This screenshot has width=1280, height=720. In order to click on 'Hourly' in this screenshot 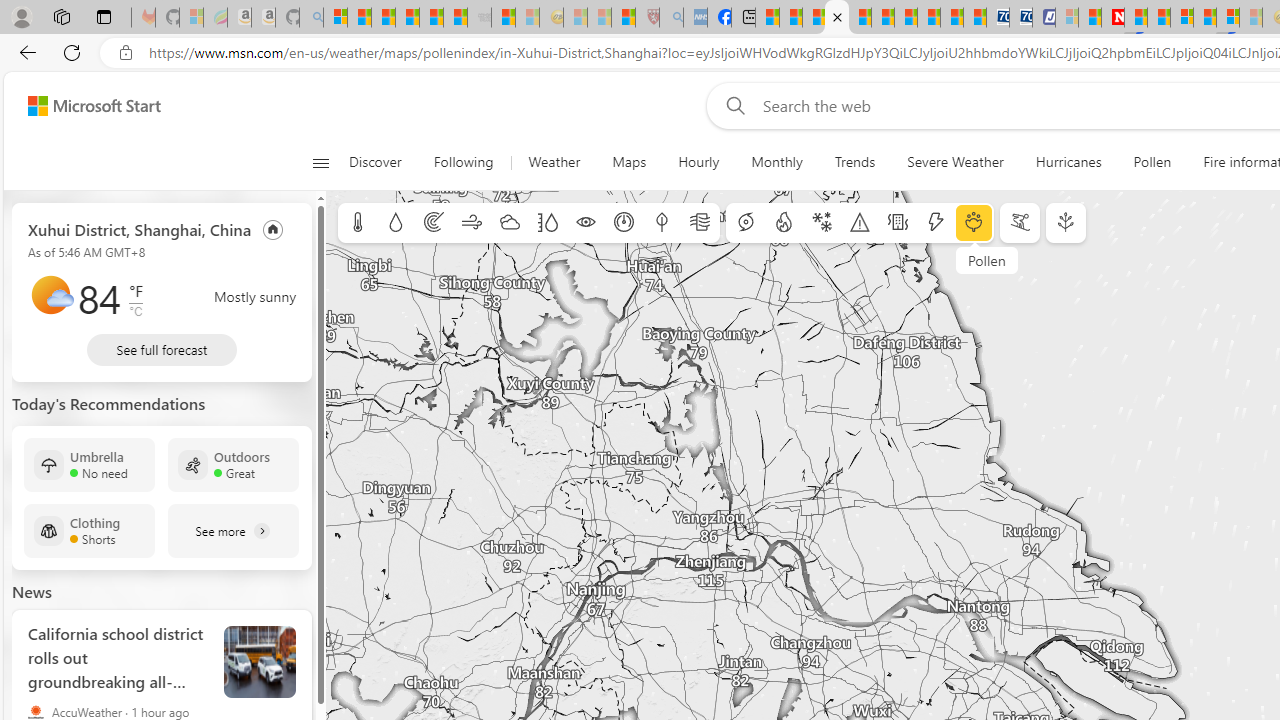, I will do `click(698, 162)`.